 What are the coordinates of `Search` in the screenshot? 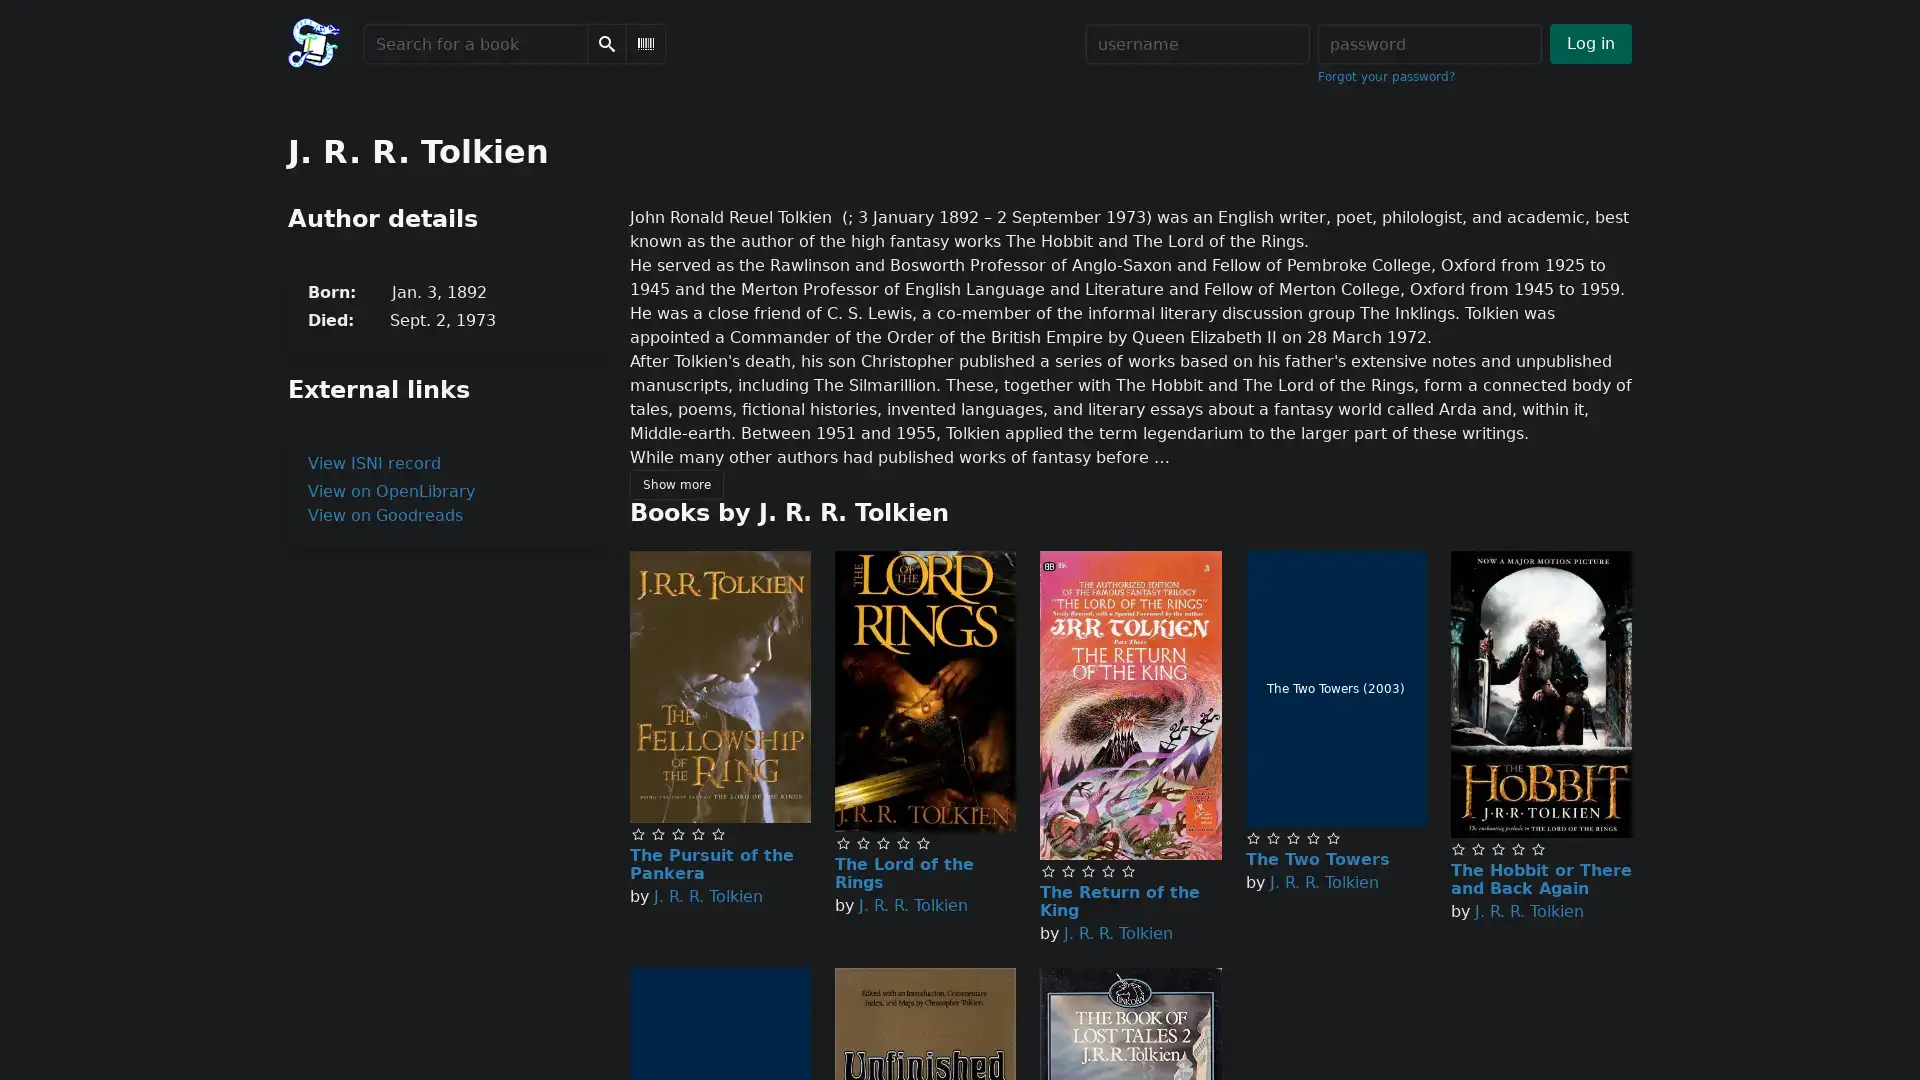 It's located at (605, 43).